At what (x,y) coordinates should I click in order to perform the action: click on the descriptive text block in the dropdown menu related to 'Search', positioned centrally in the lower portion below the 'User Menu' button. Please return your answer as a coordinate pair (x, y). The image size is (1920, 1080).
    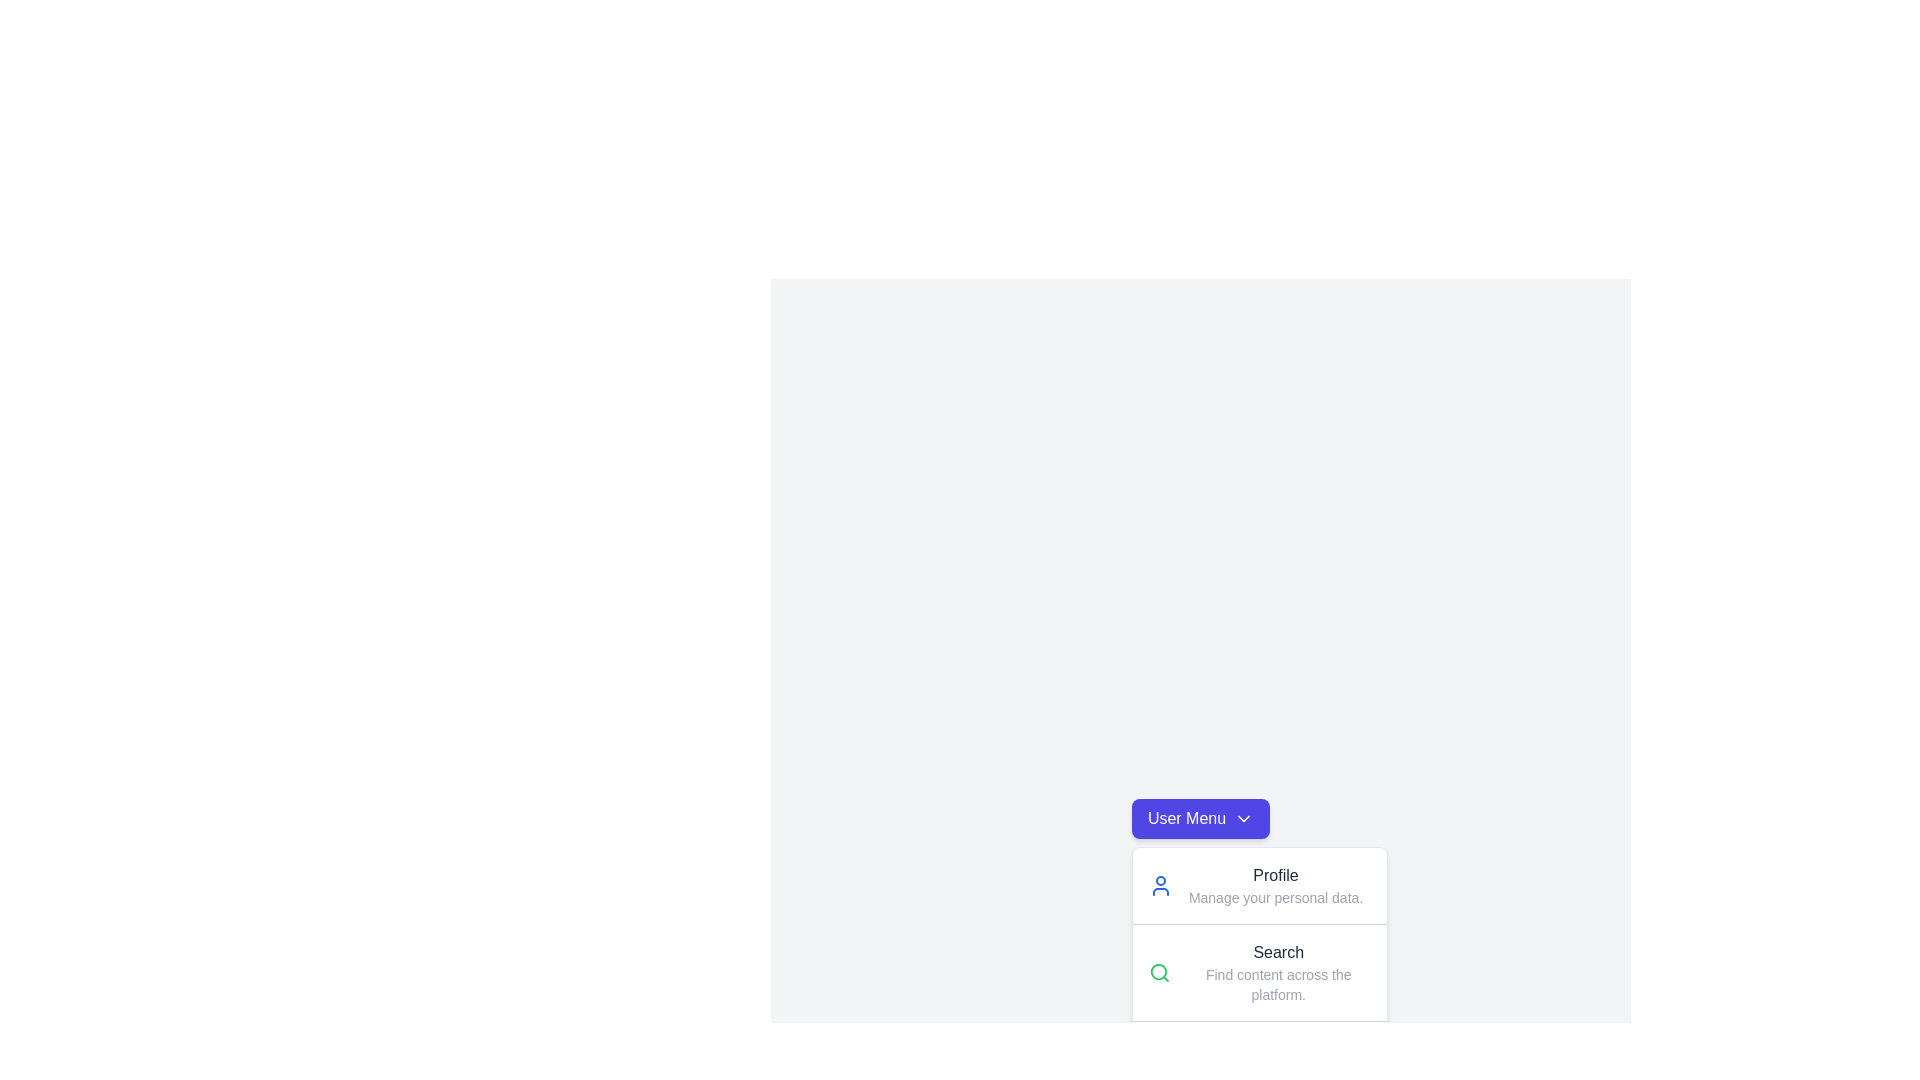
    Looking at the image, I should click on (1277, 971).